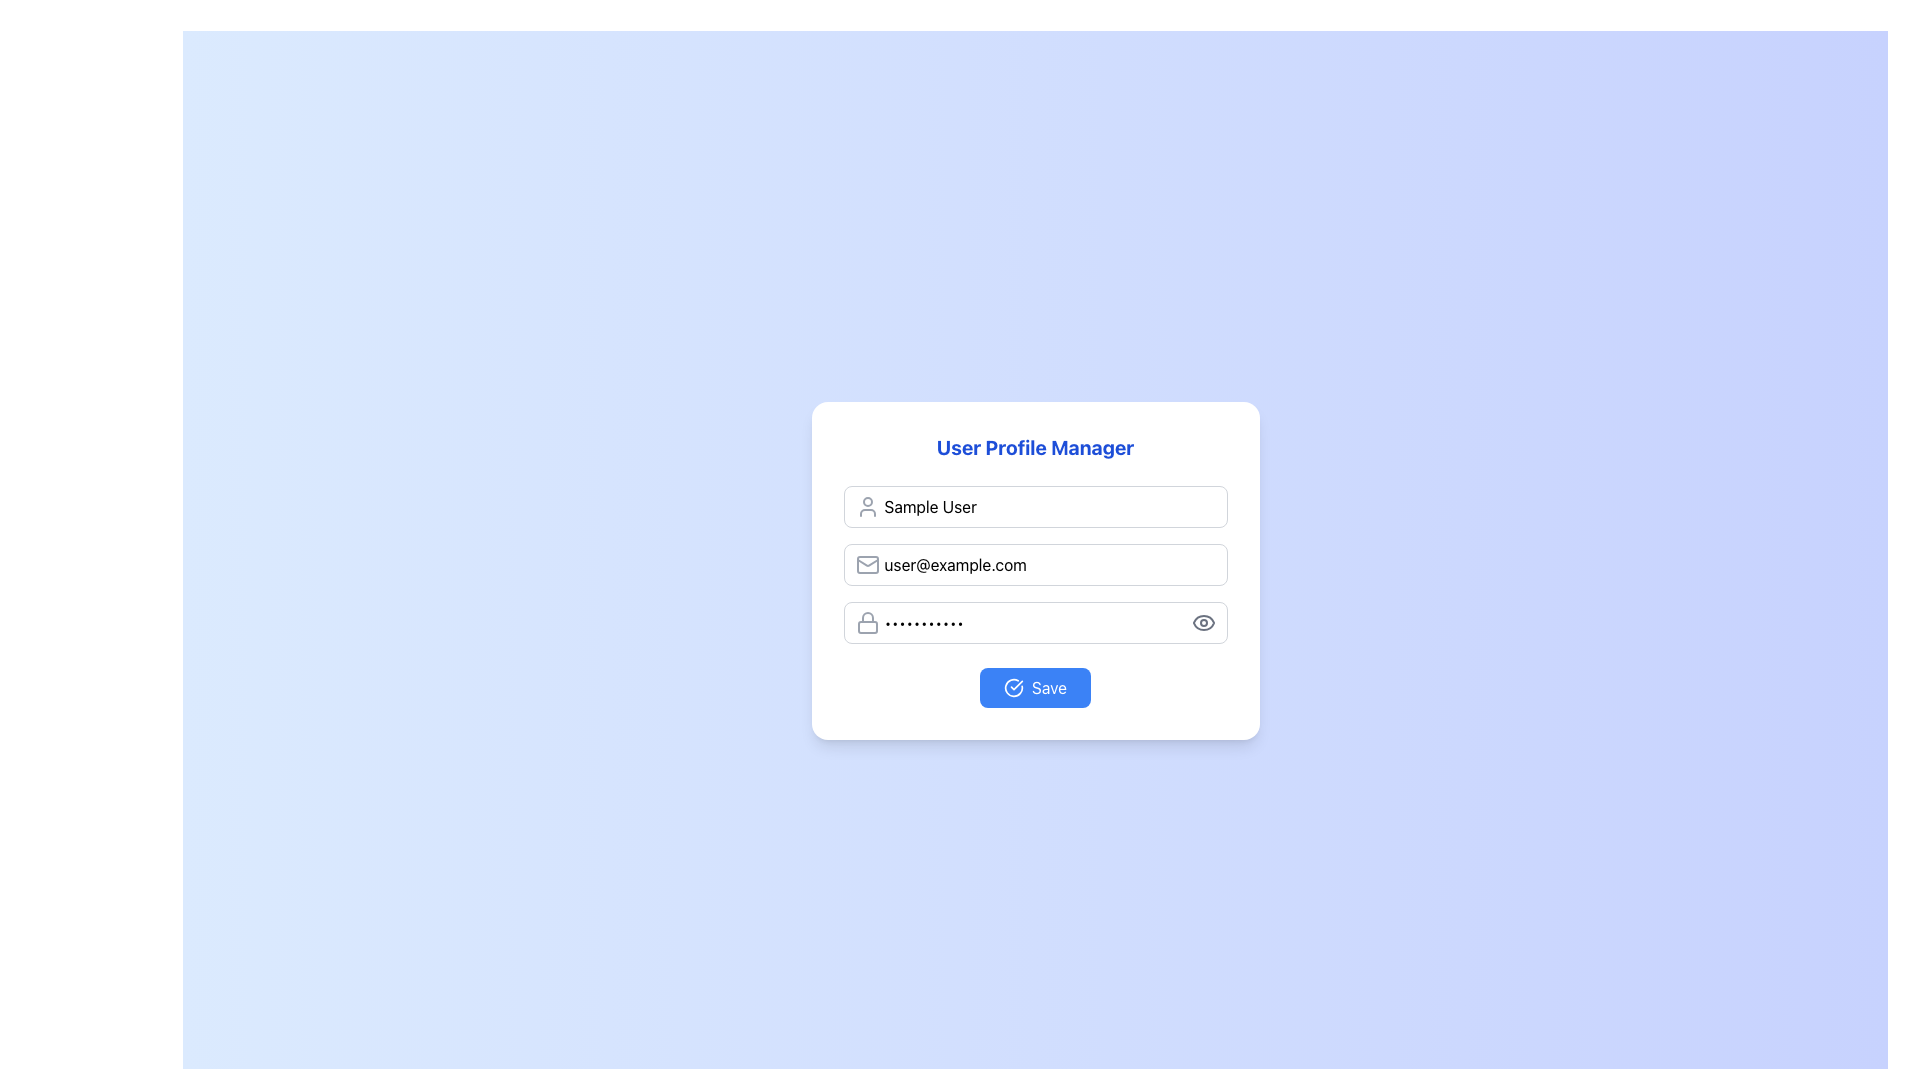 This screenshot has height=1080, width=1920. Describe the element at coordinates (867, 564) in the screenshot. I see `the mail icon, which is a gray envelope design positioned to the left of the email input field and aligned vertically with the placeholder text` at that location.